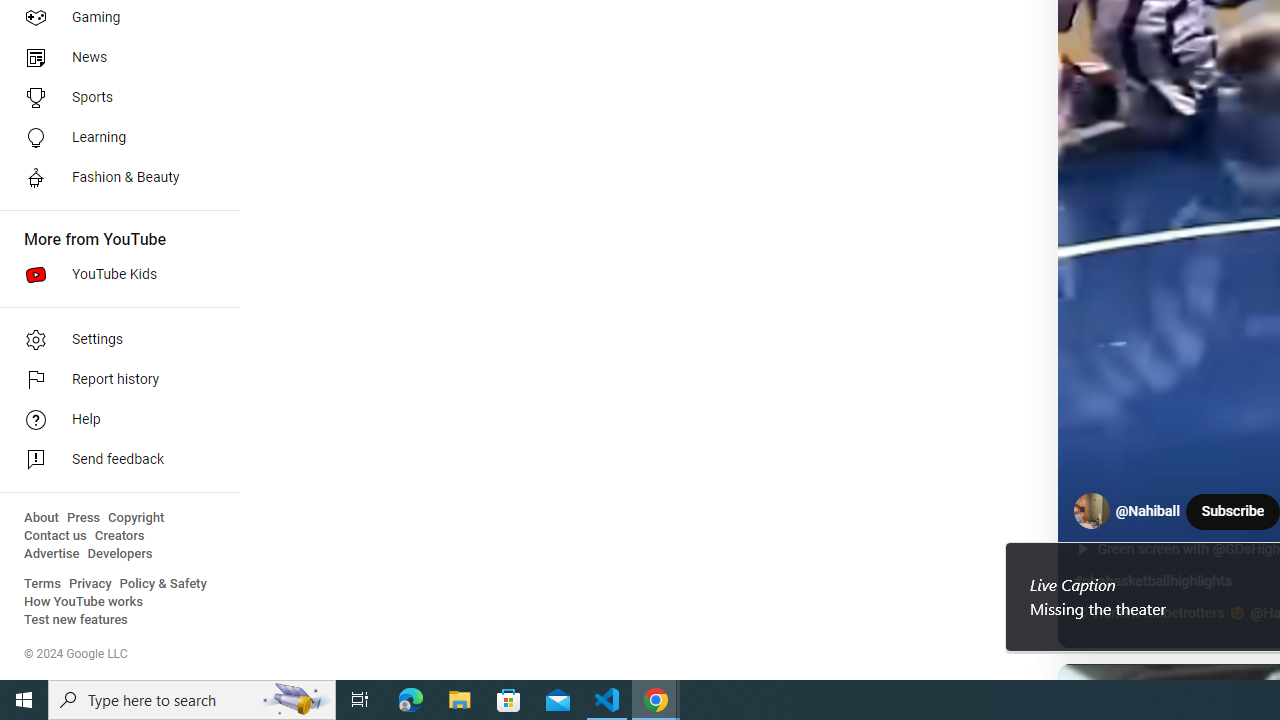  What do you see at coordinates (82, 517) in the screenshot?
I see `'Press'` at bounding box center [82, 517].